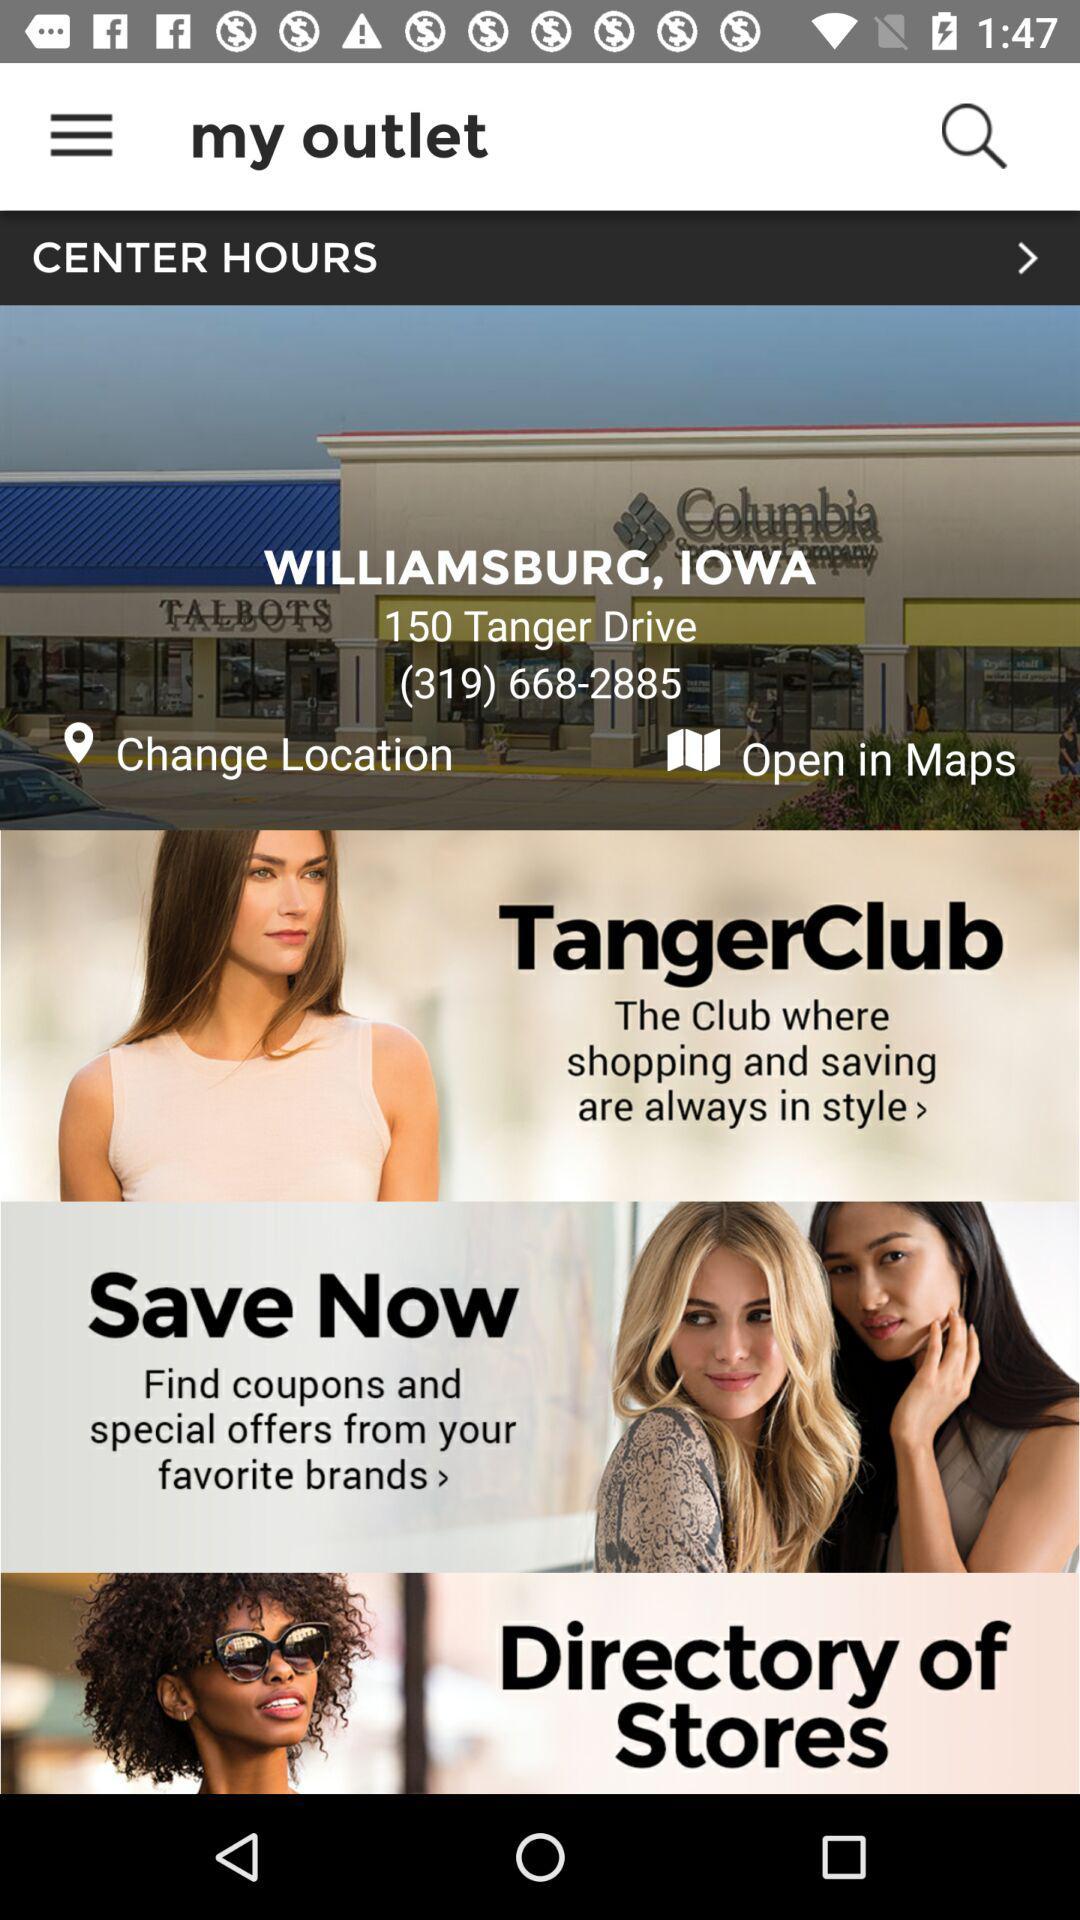 This screenshot has width=1080, height=1920. I want to click on the icon below the 150 tanger drive item, so click(540, 681).